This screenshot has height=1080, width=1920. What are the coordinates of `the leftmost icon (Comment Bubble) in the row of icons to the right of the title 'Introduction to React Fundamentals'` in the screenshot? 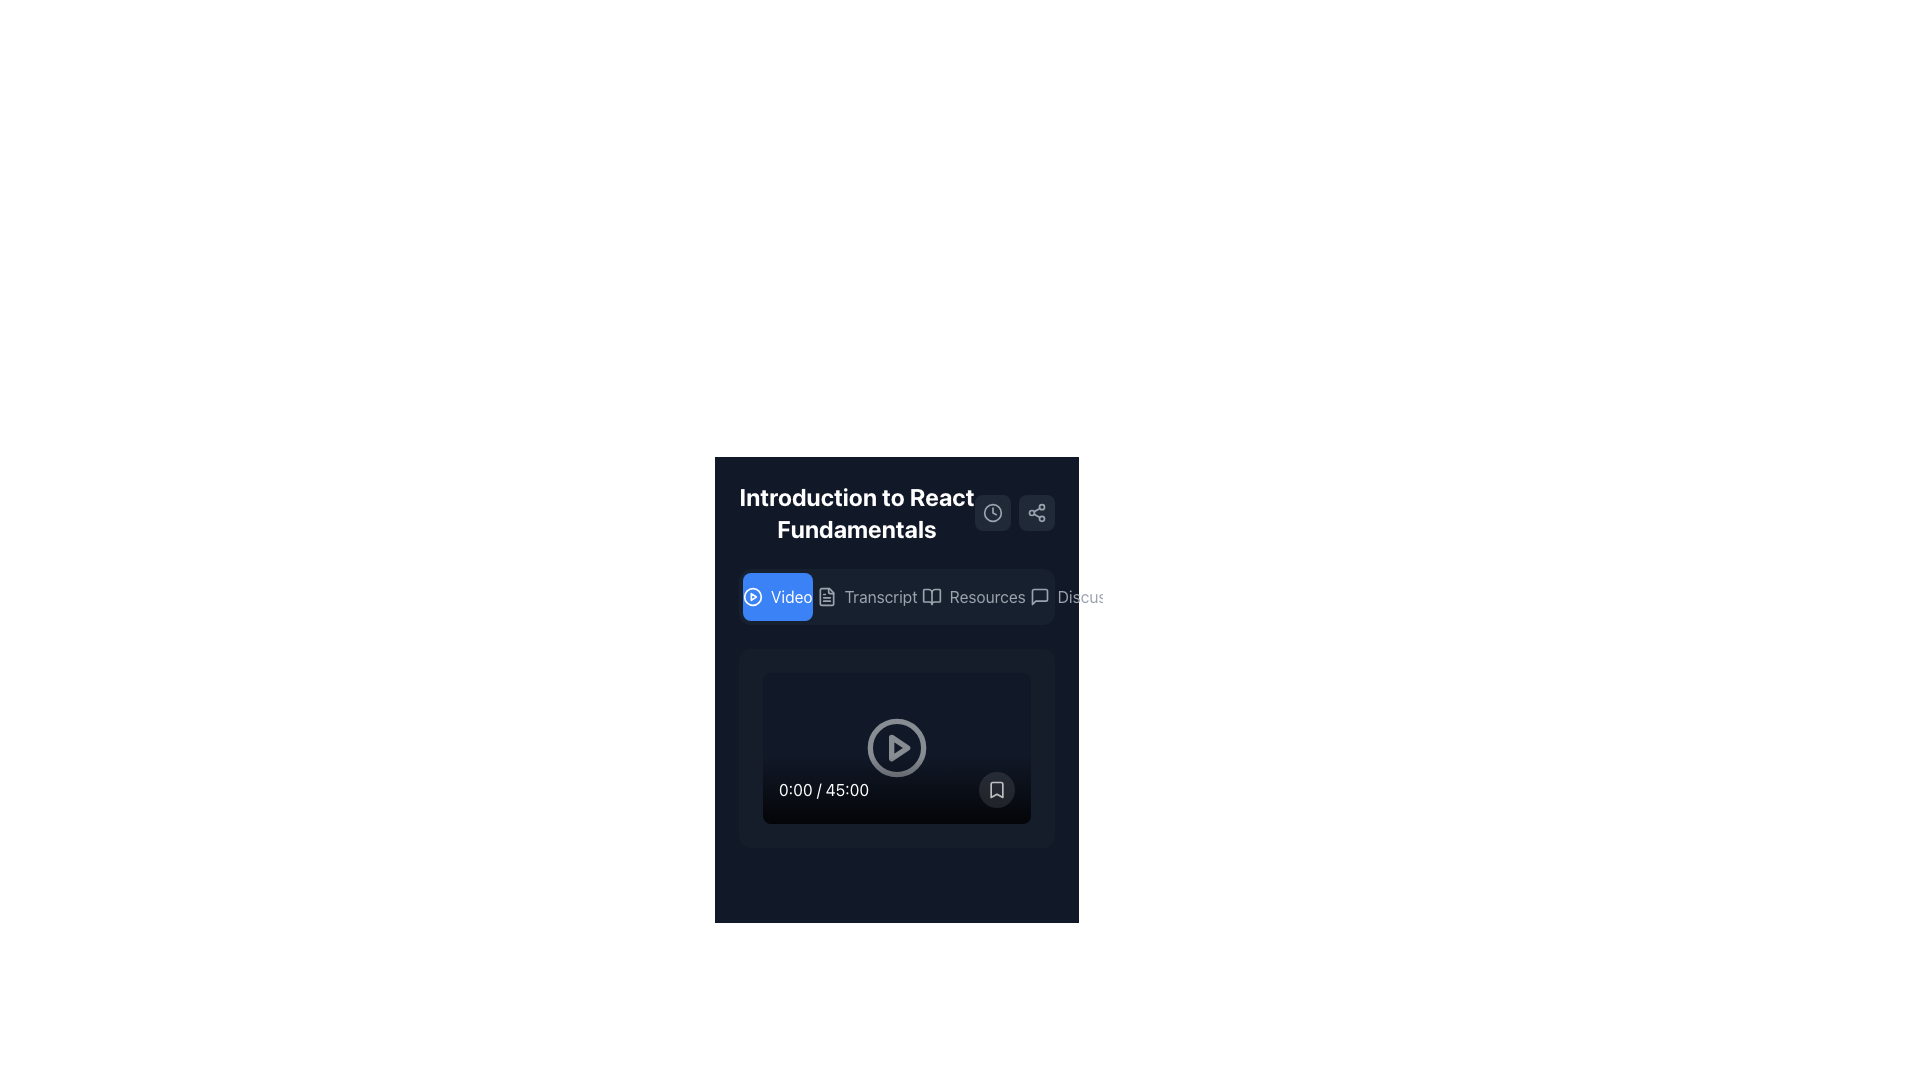 It's located at (1039, 596).